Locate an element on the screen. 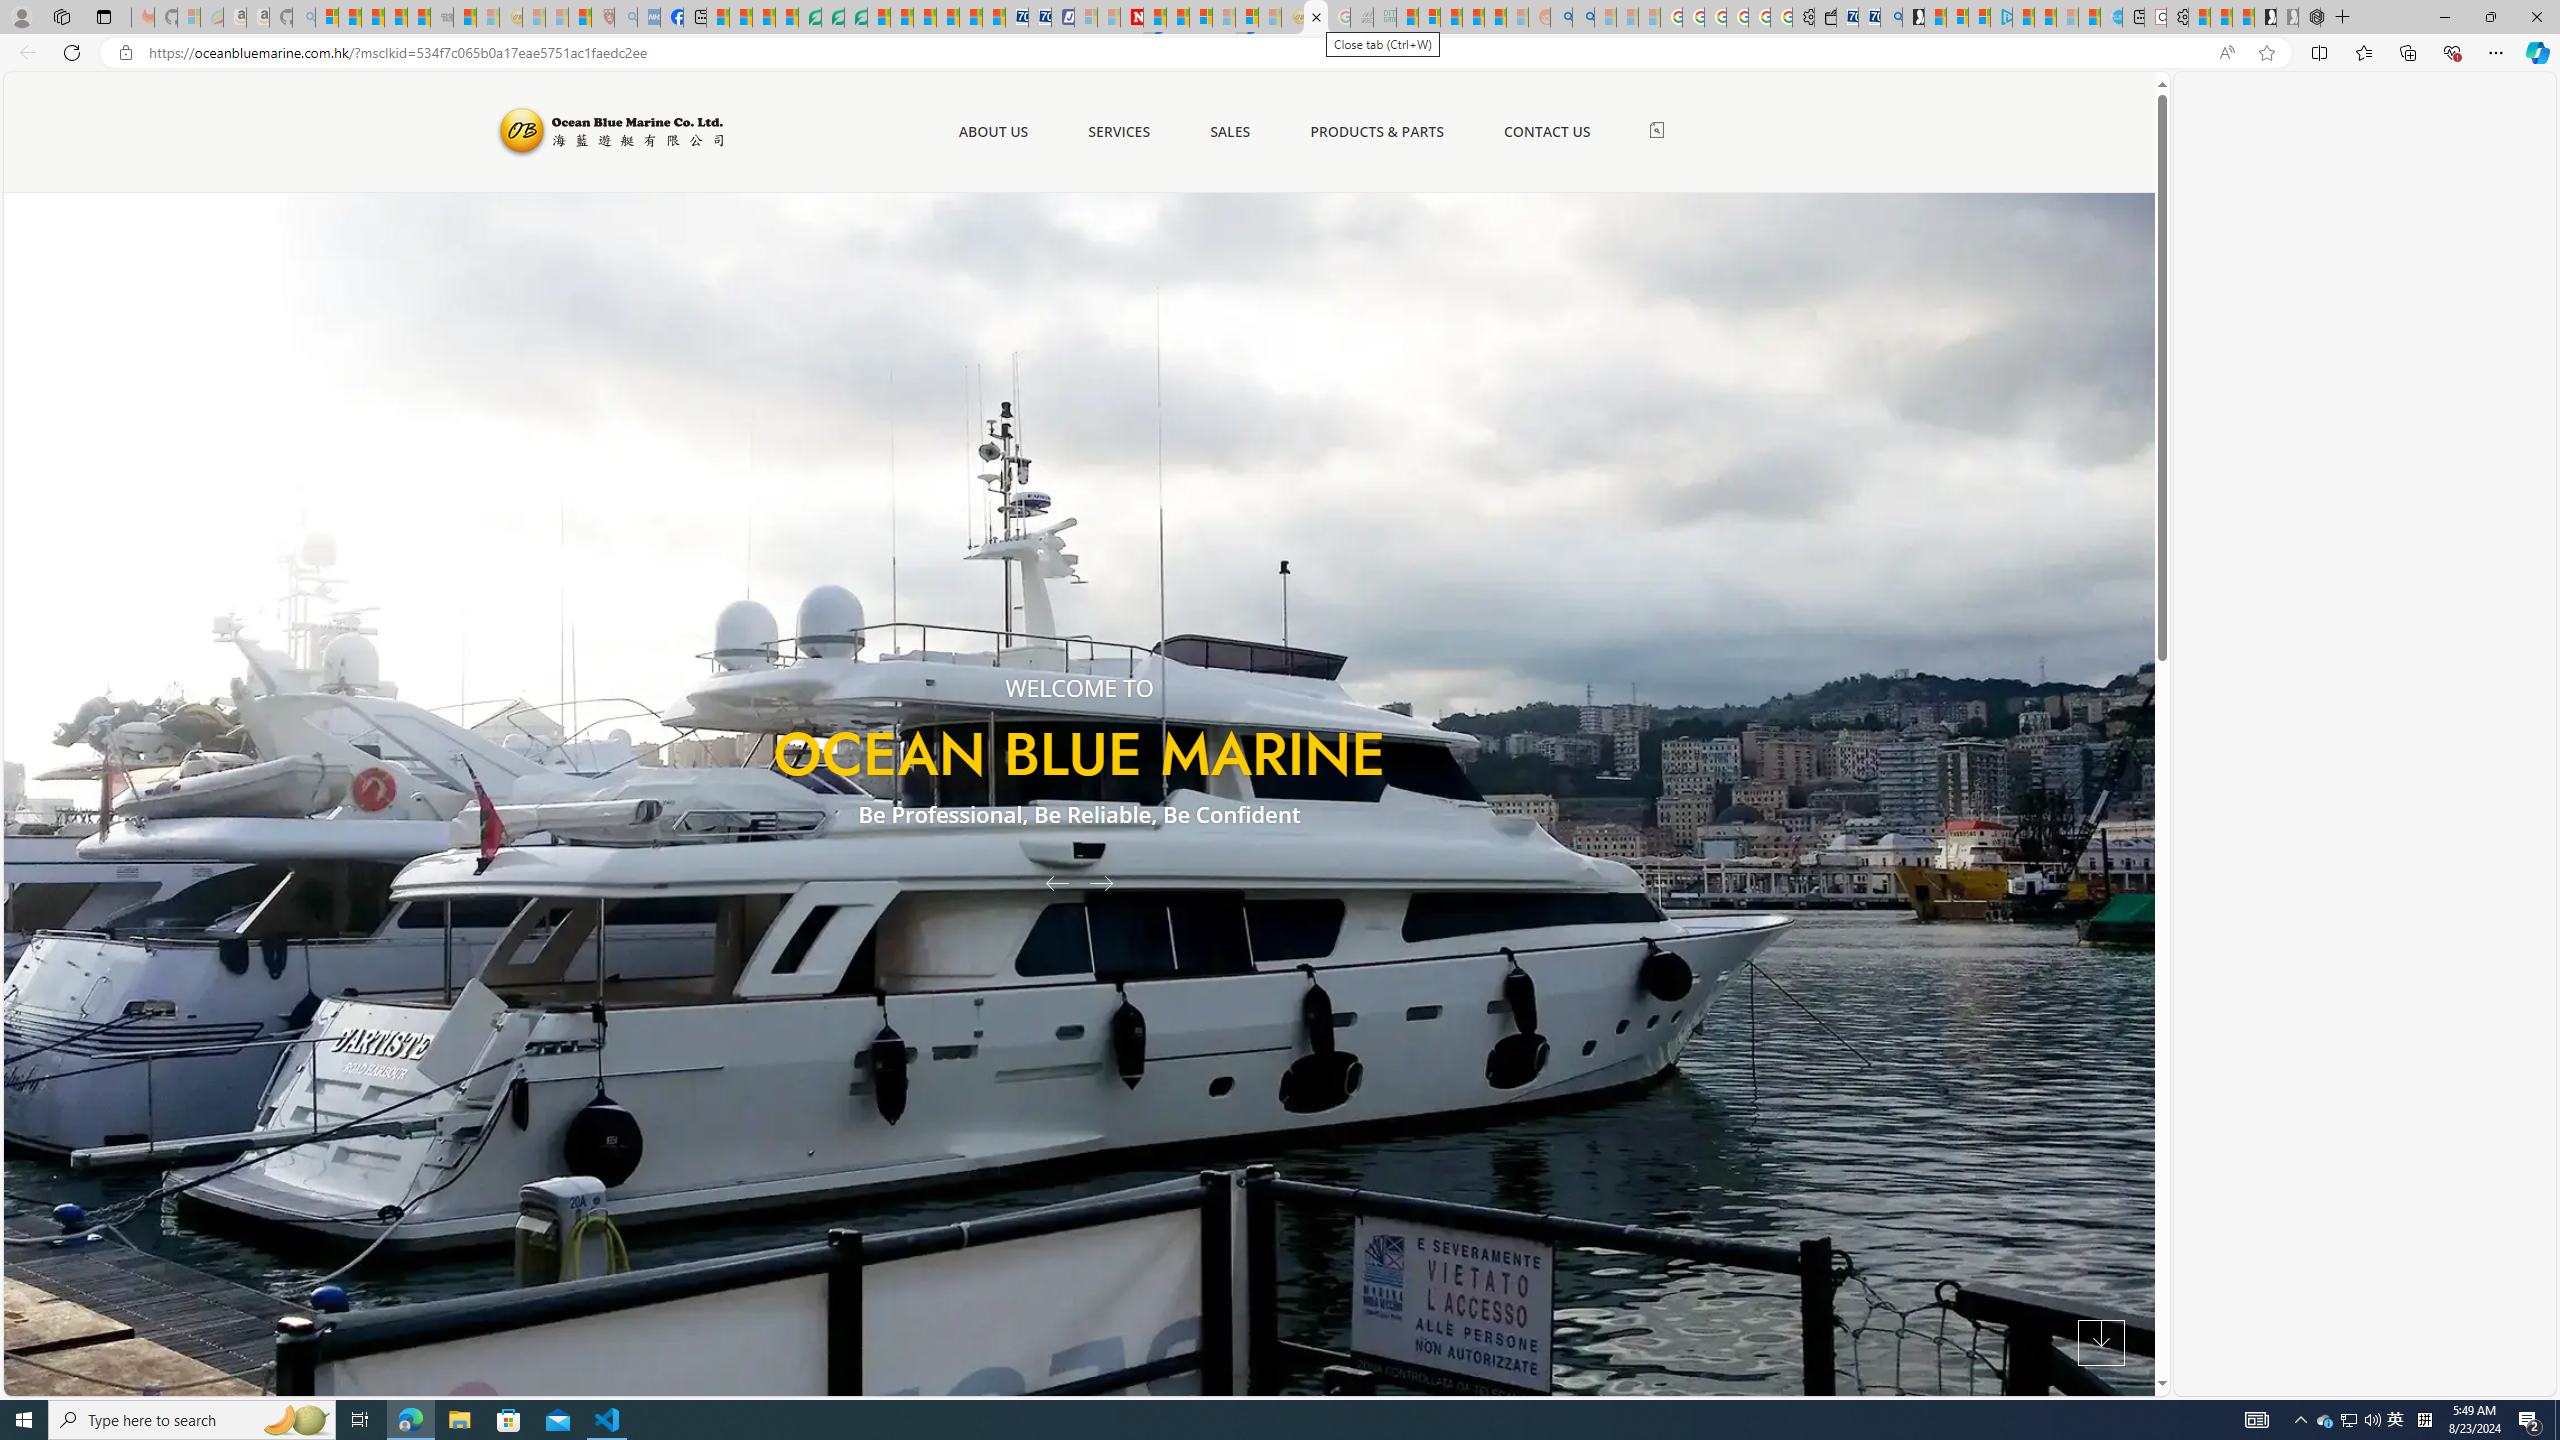 This screenshot has height=1440, width=2560. 'SALES' is located at coordinates (1230, 131).